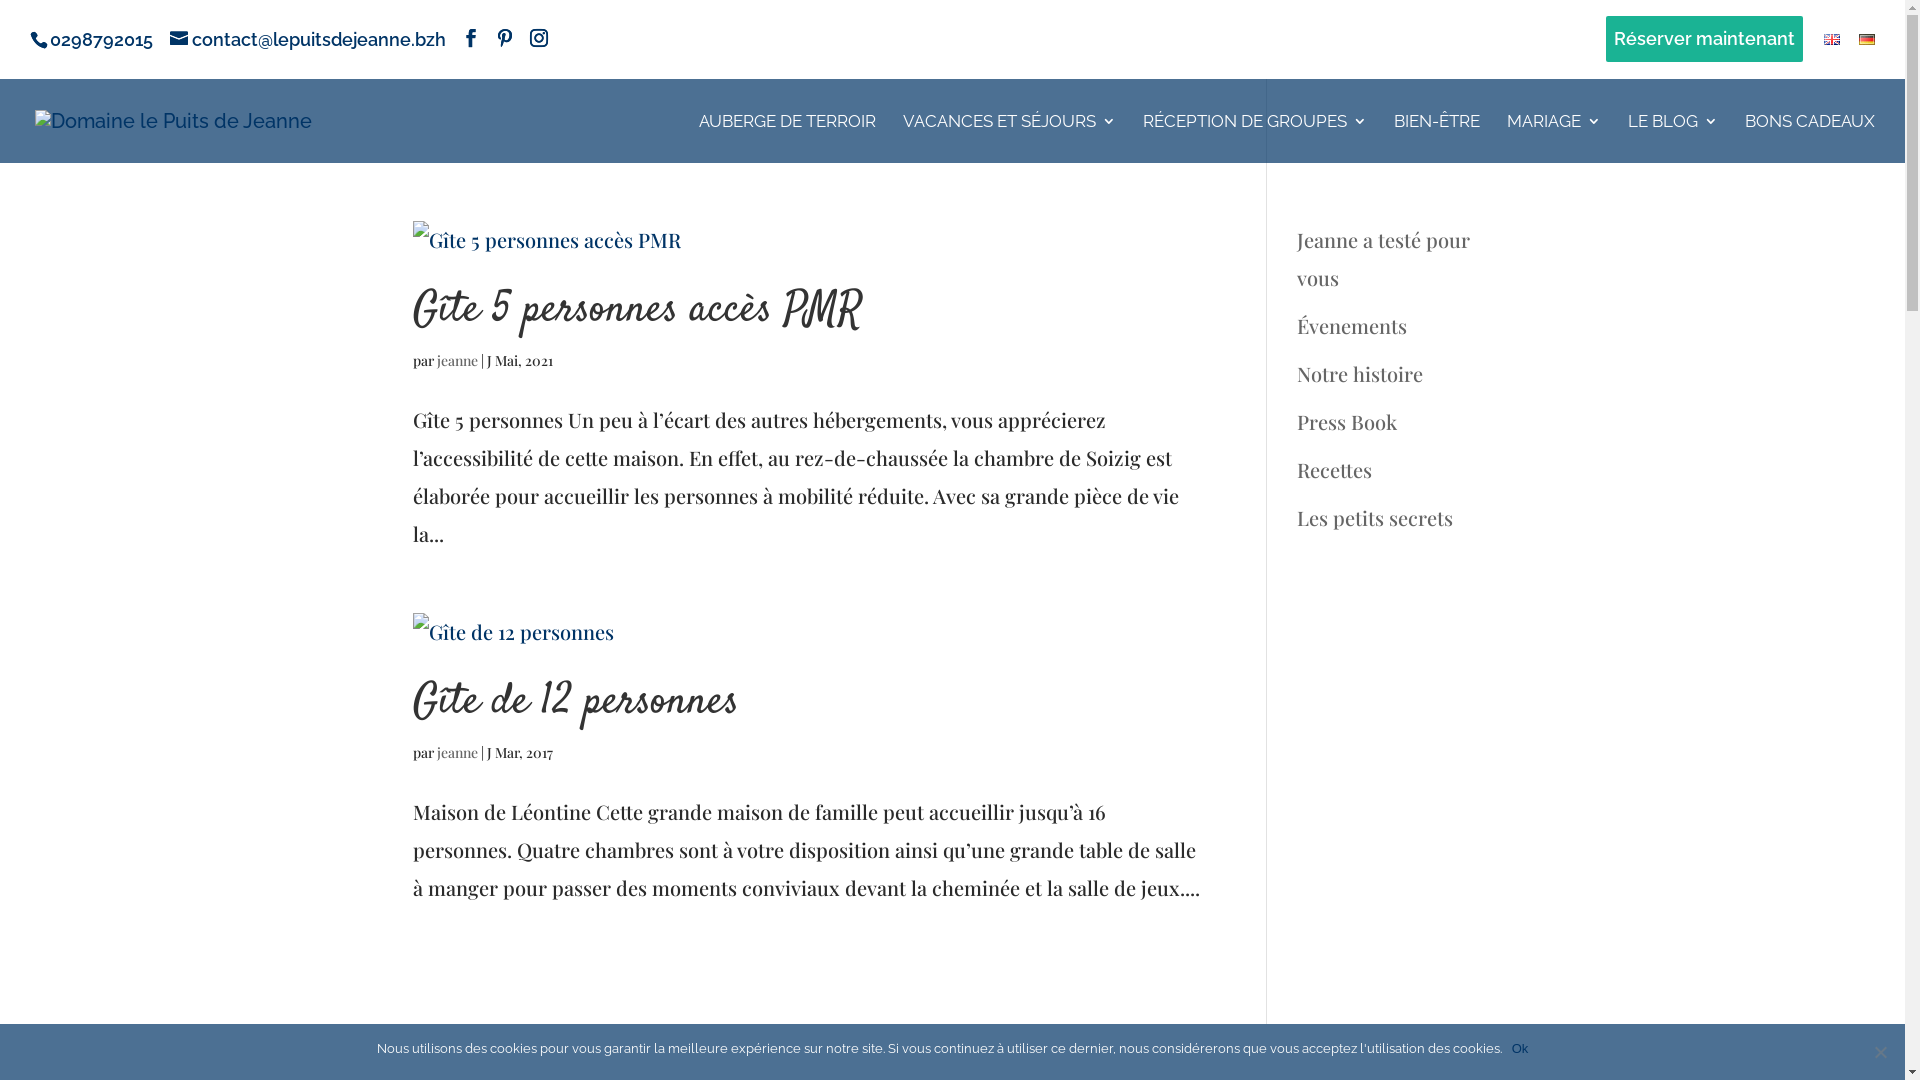 The height and width of the screenshot is (1080, 1920). Describe the element at coordinates (1520, 1048) in the screenshot. I see `'Ok'` at that location.